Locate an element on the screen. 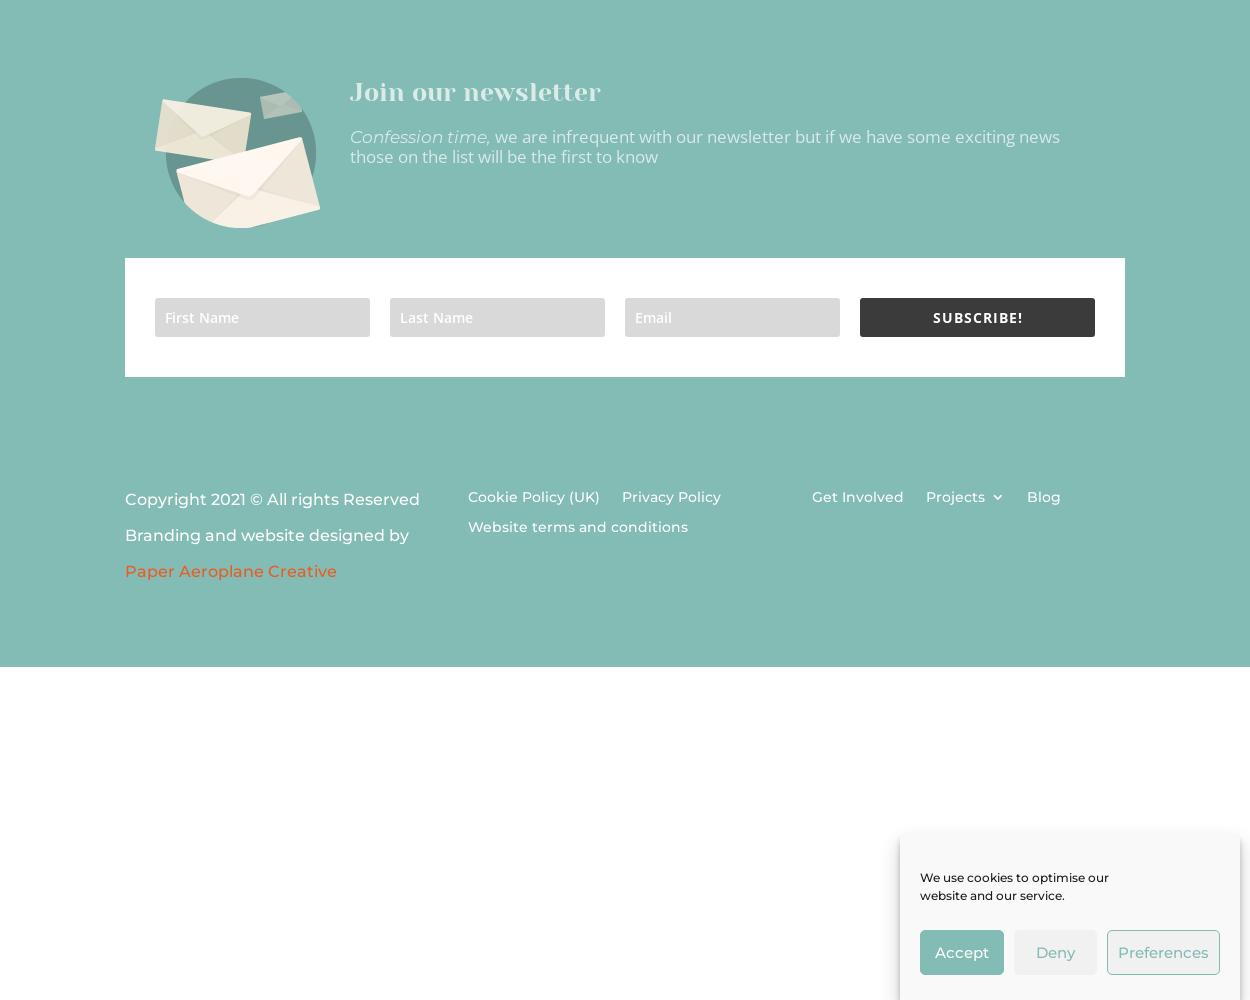 This screenshot has height=1000, width=1250. 'Projects' is located at coordinates (953, 496).